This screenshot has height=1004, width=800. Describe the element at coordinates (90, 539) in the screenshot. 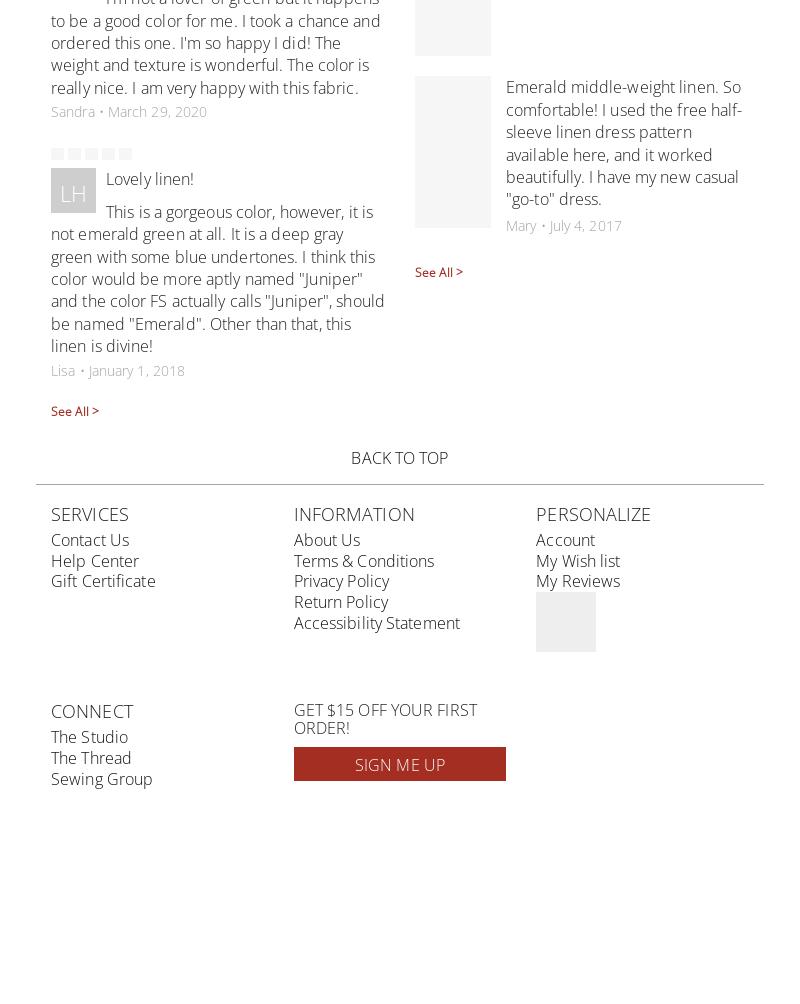

I see `'Contact
                                Us'` at that location.